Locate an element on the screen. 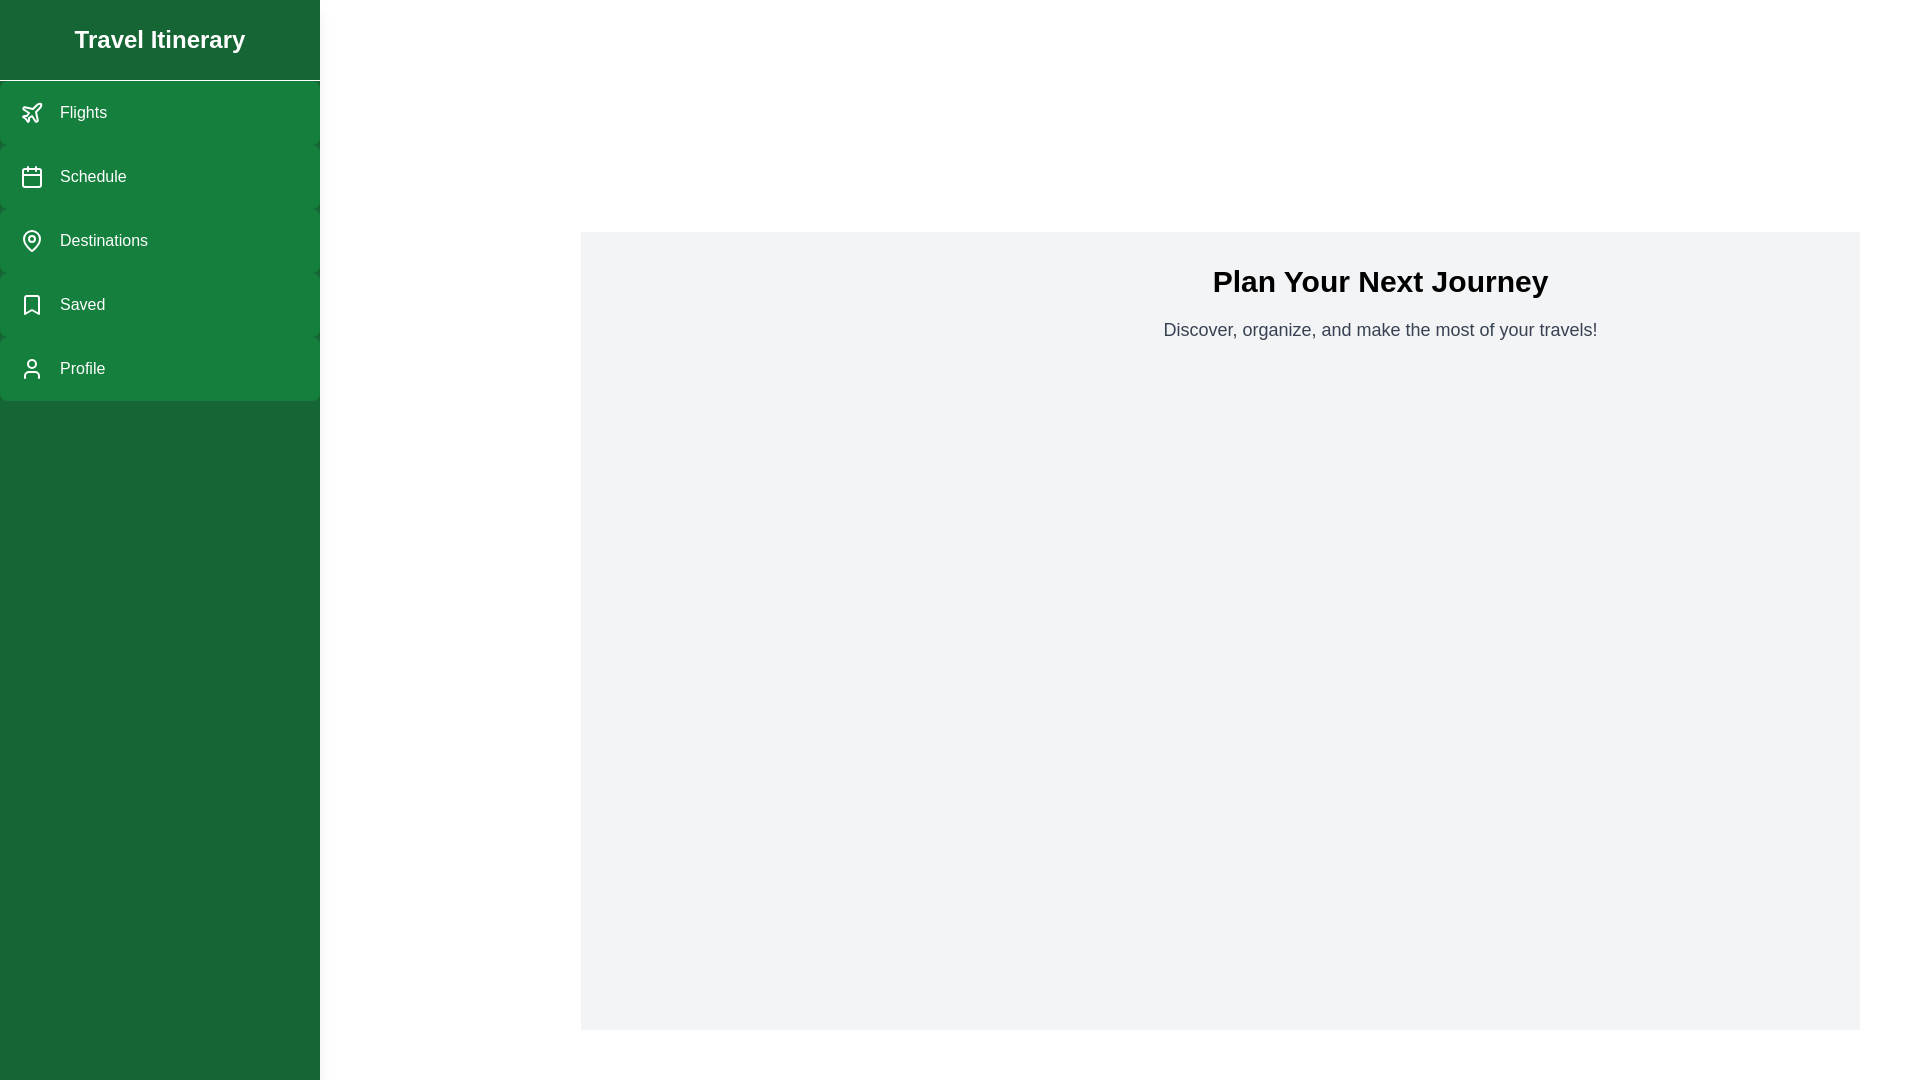 This screenshot has width=1920, height=1080. the calendar icon in the 'Schedule' menu is located at coordinates (32, 176).